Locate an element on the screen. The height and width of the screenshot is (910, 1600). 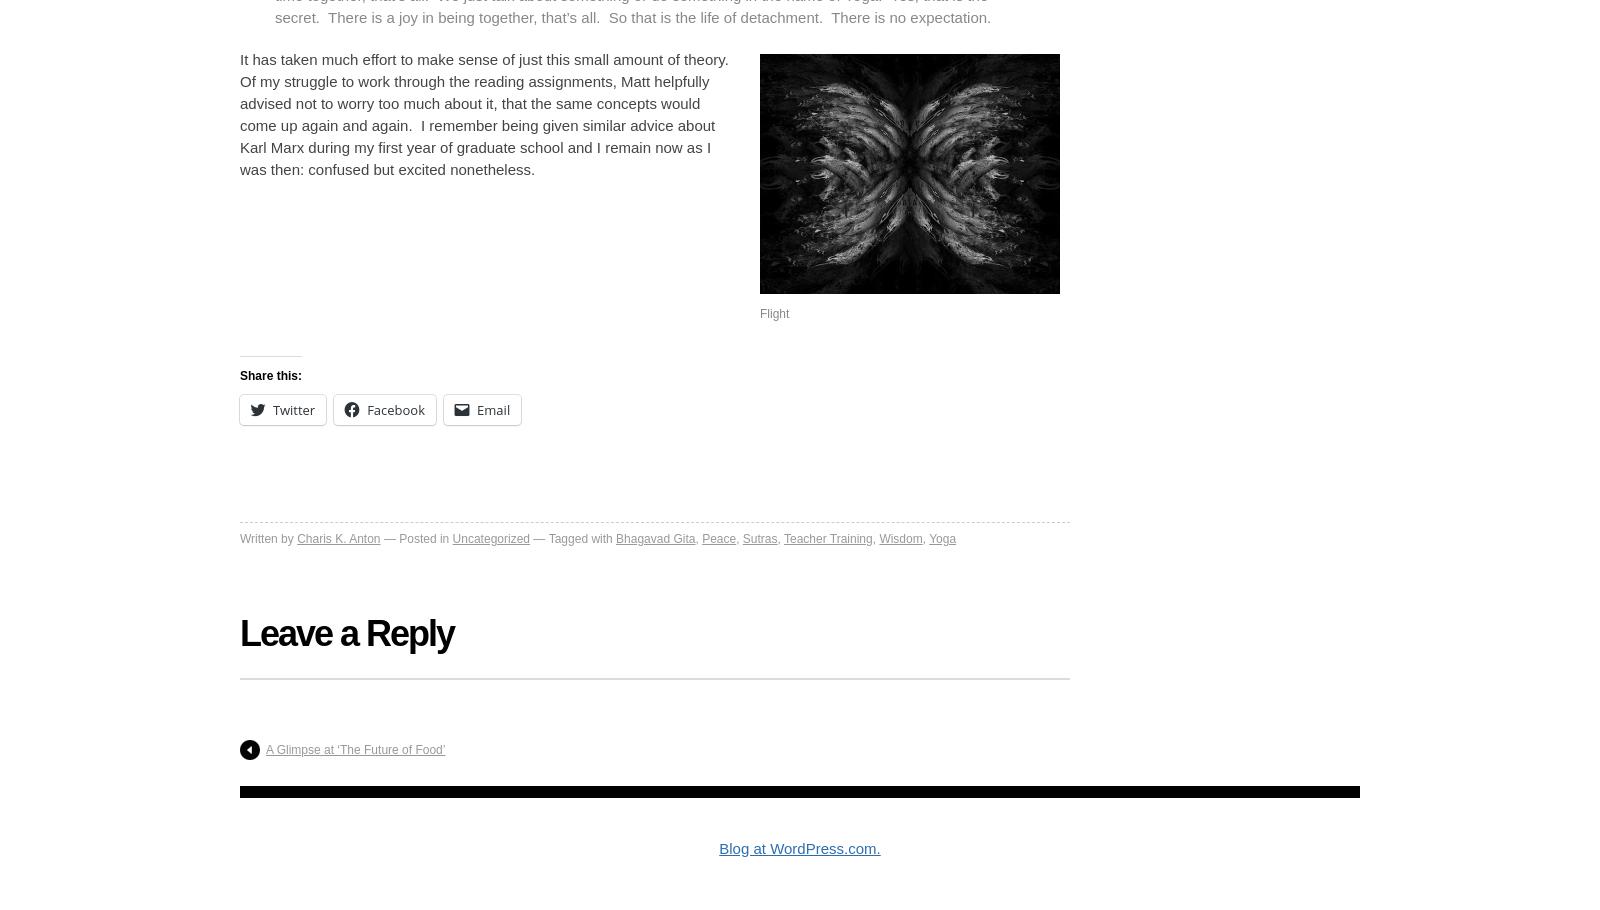
'A Glimpse at ‘The Future of Food’' is located at coordinates (355, 749).